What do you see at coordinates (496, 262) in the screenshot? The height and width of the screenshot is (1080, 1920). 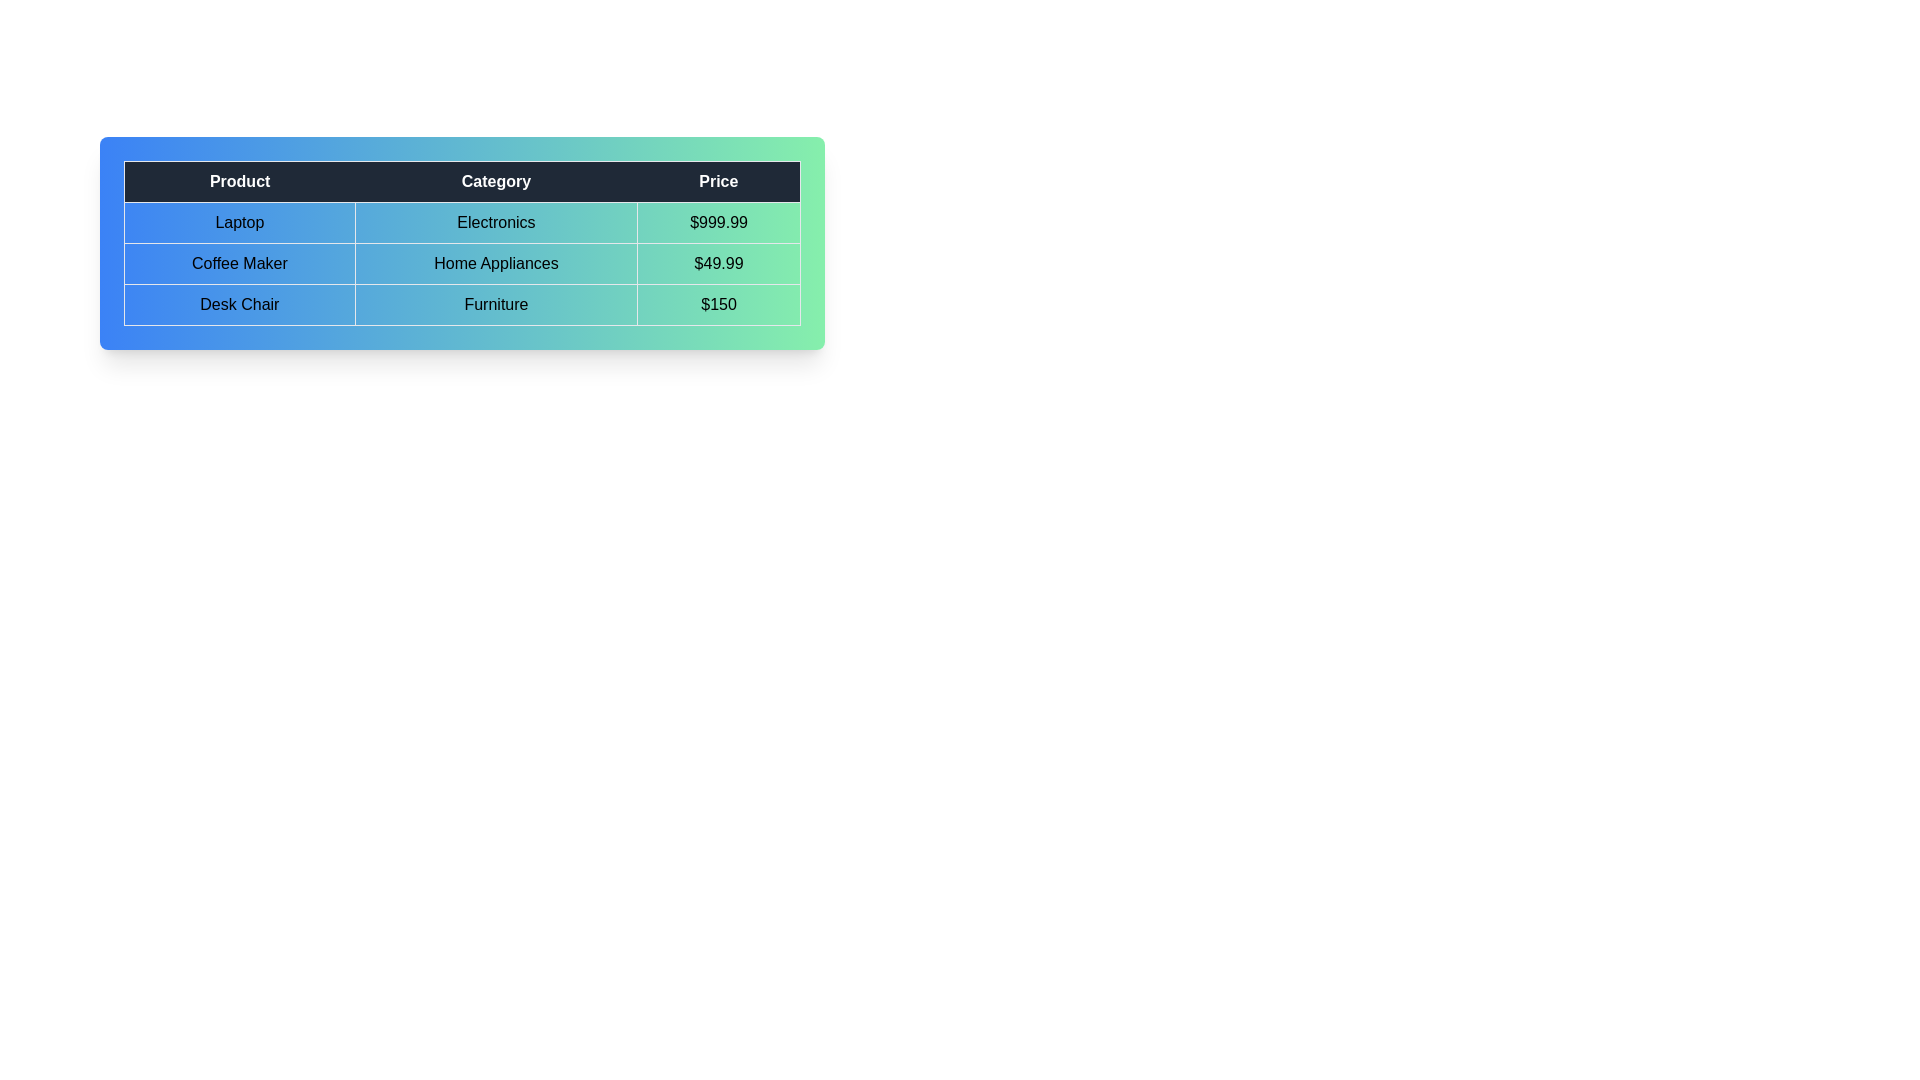 I see `text of the category label located in the second row under the 'Category' column, next to 'Coffee Maker' and '$49.99'` at bounding box center [496, 262].